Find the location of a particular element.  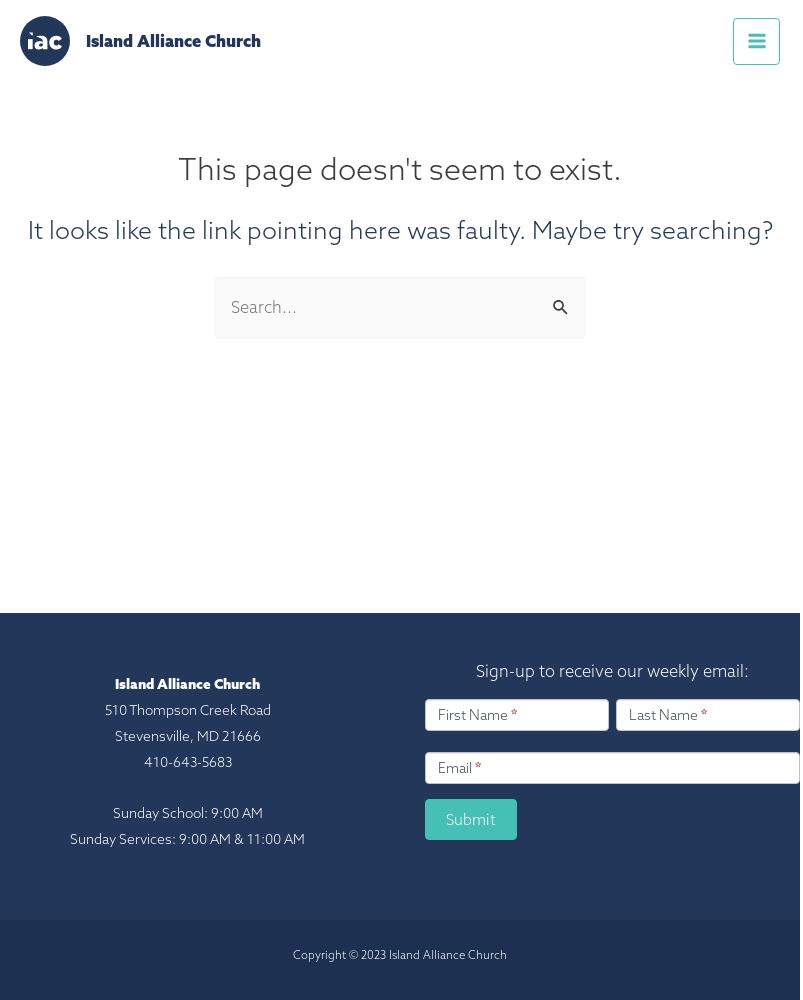

'Submit' is located at coordinates (471, 818).